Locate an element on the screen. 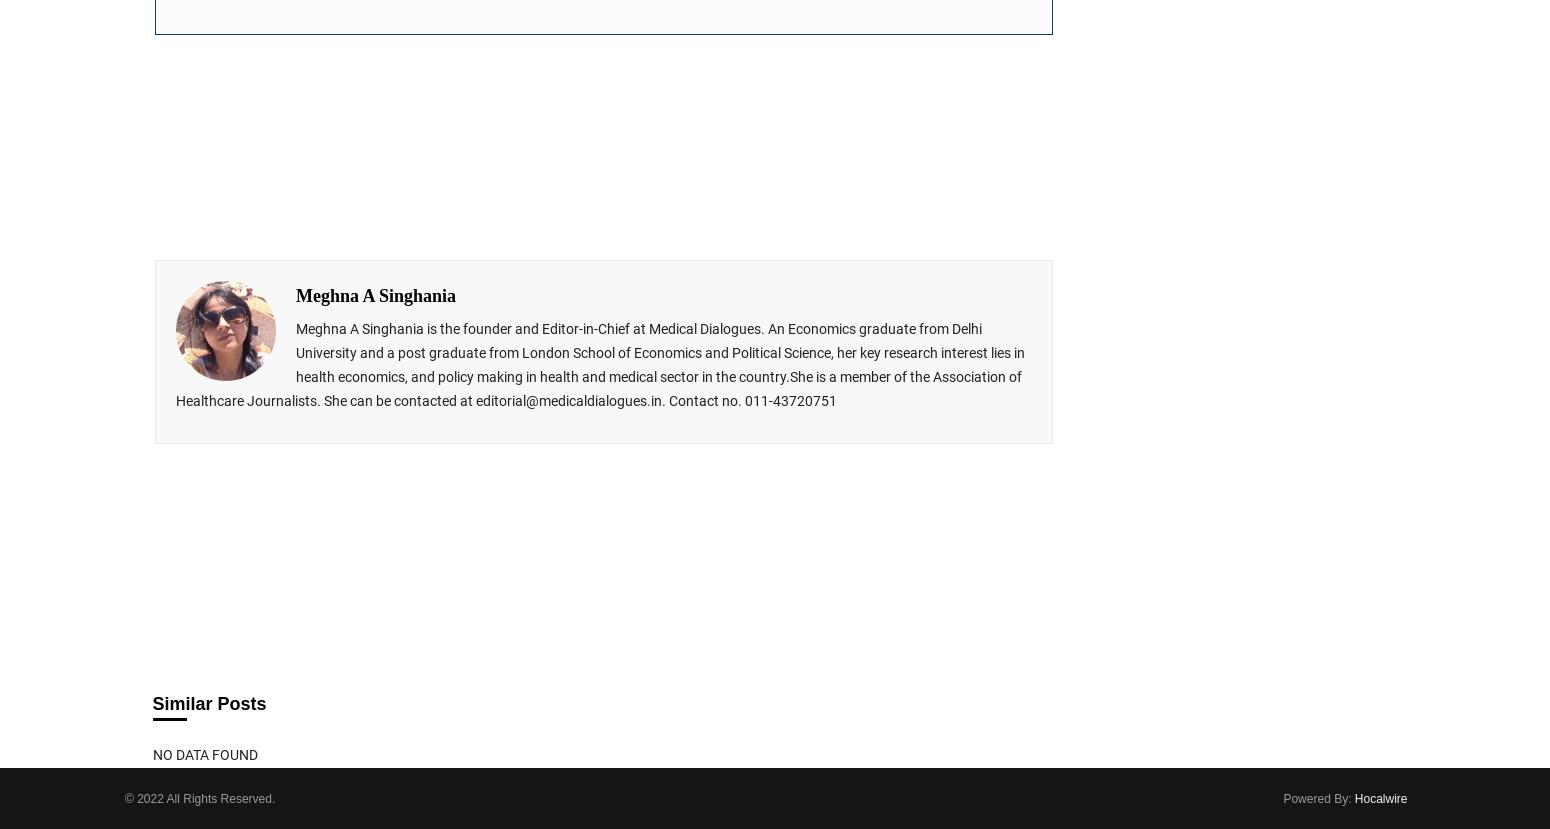 This screenshot has width=1550, height=829. 'Our comments section is governed by our' is located at coordinates (294, 504).